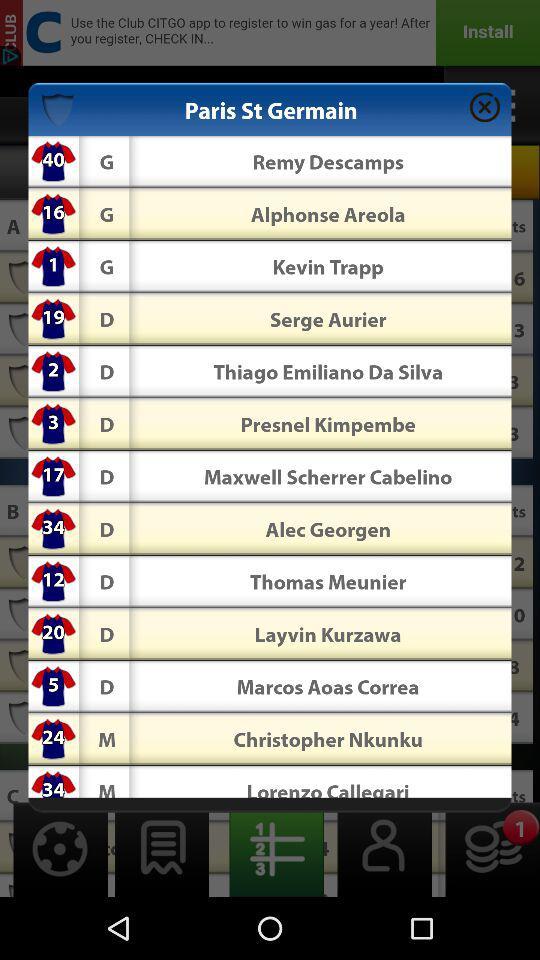 Image resolution: width=540 pixels, height=960 pixels. I want to click on the close icon, so click(484, 115).